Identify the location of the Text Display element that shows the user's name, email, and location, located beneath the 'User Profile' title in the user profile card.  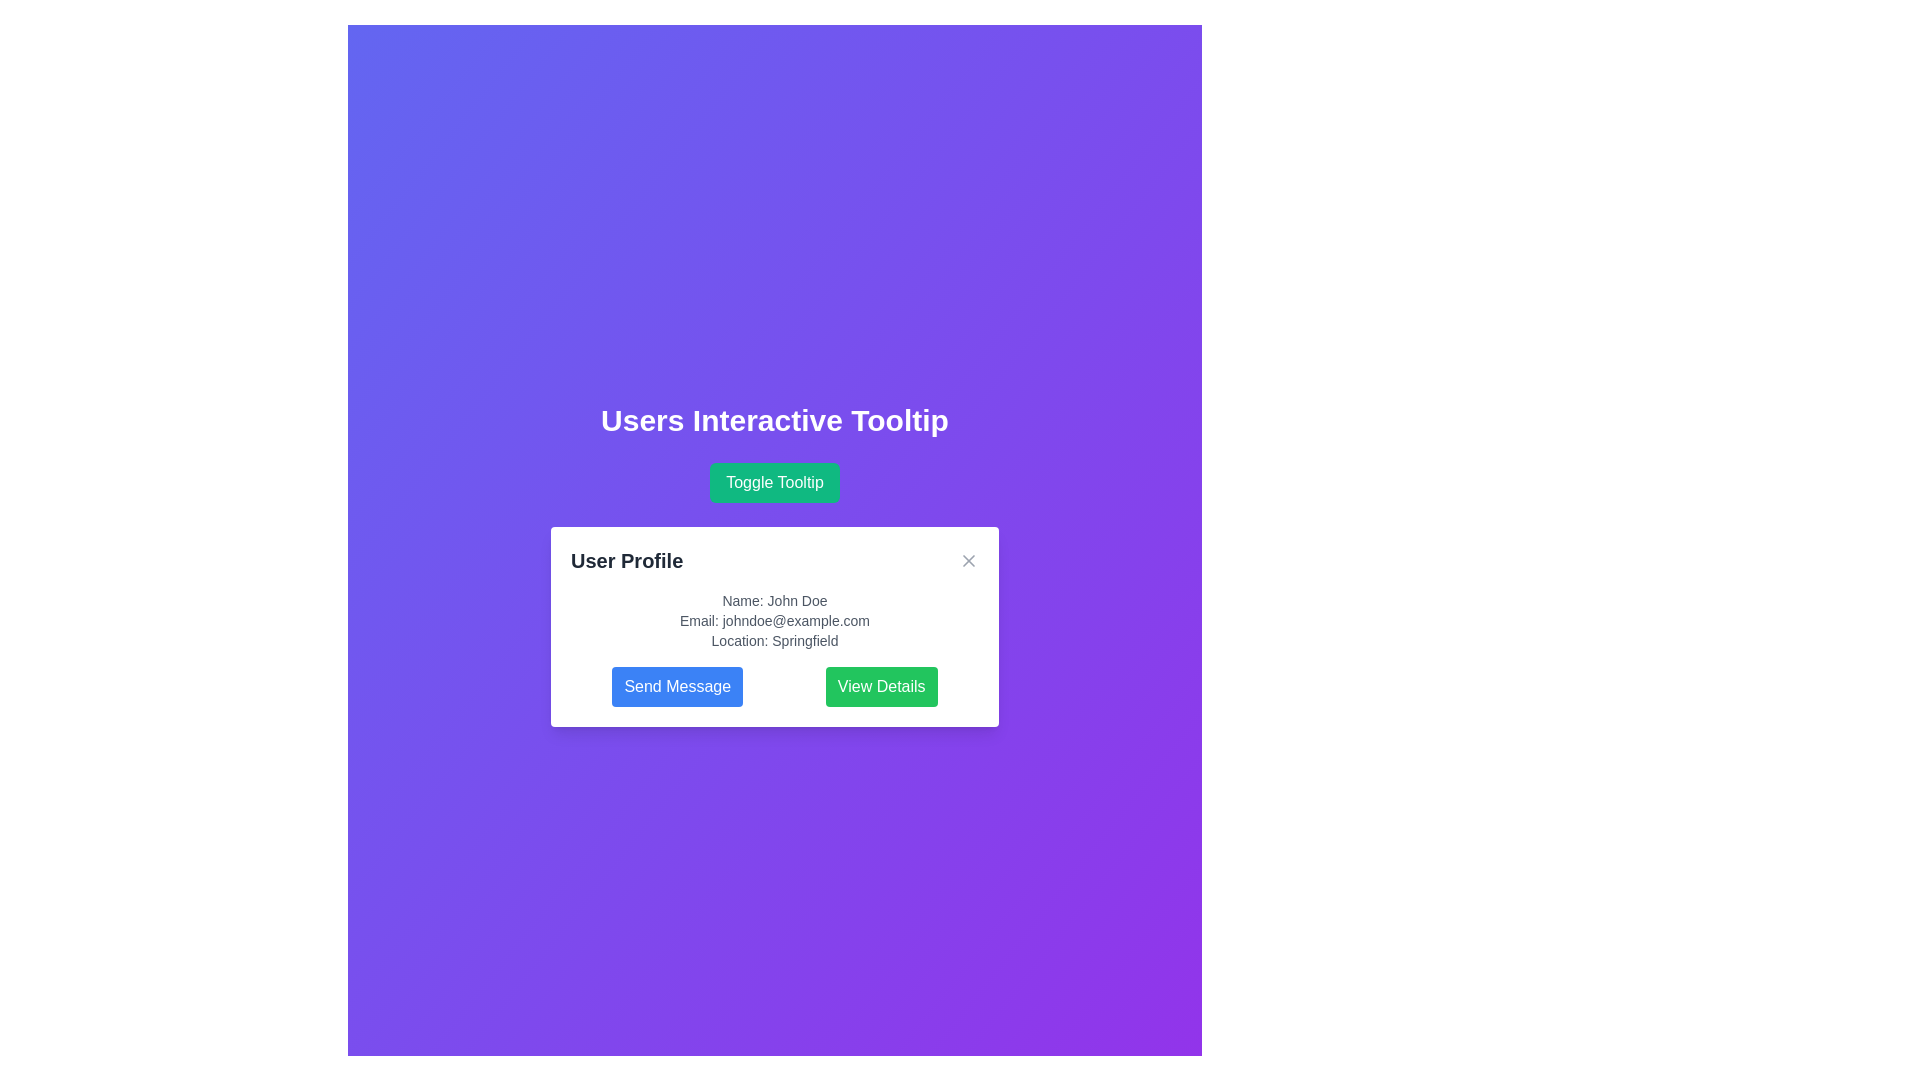
(773, 620).